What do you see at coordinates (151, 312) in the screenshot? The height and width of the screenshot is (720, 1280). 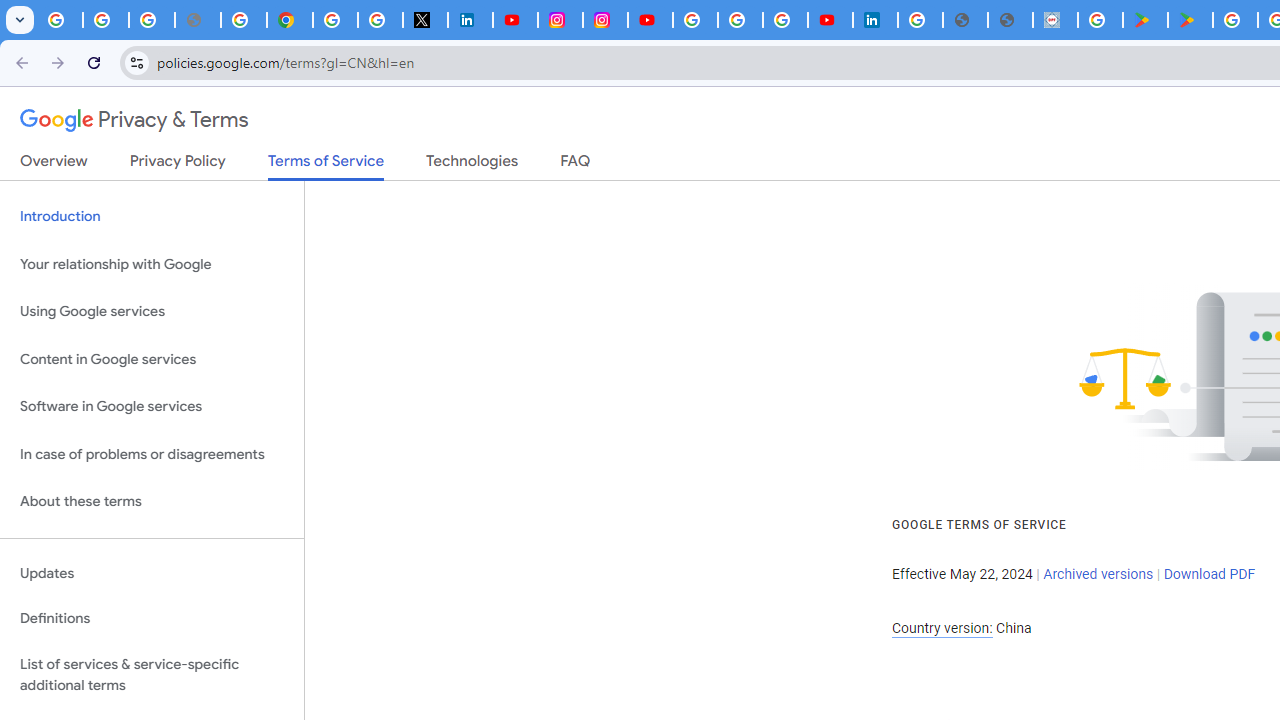 I see `'Using Google services'` at bounding box center [151, 312].